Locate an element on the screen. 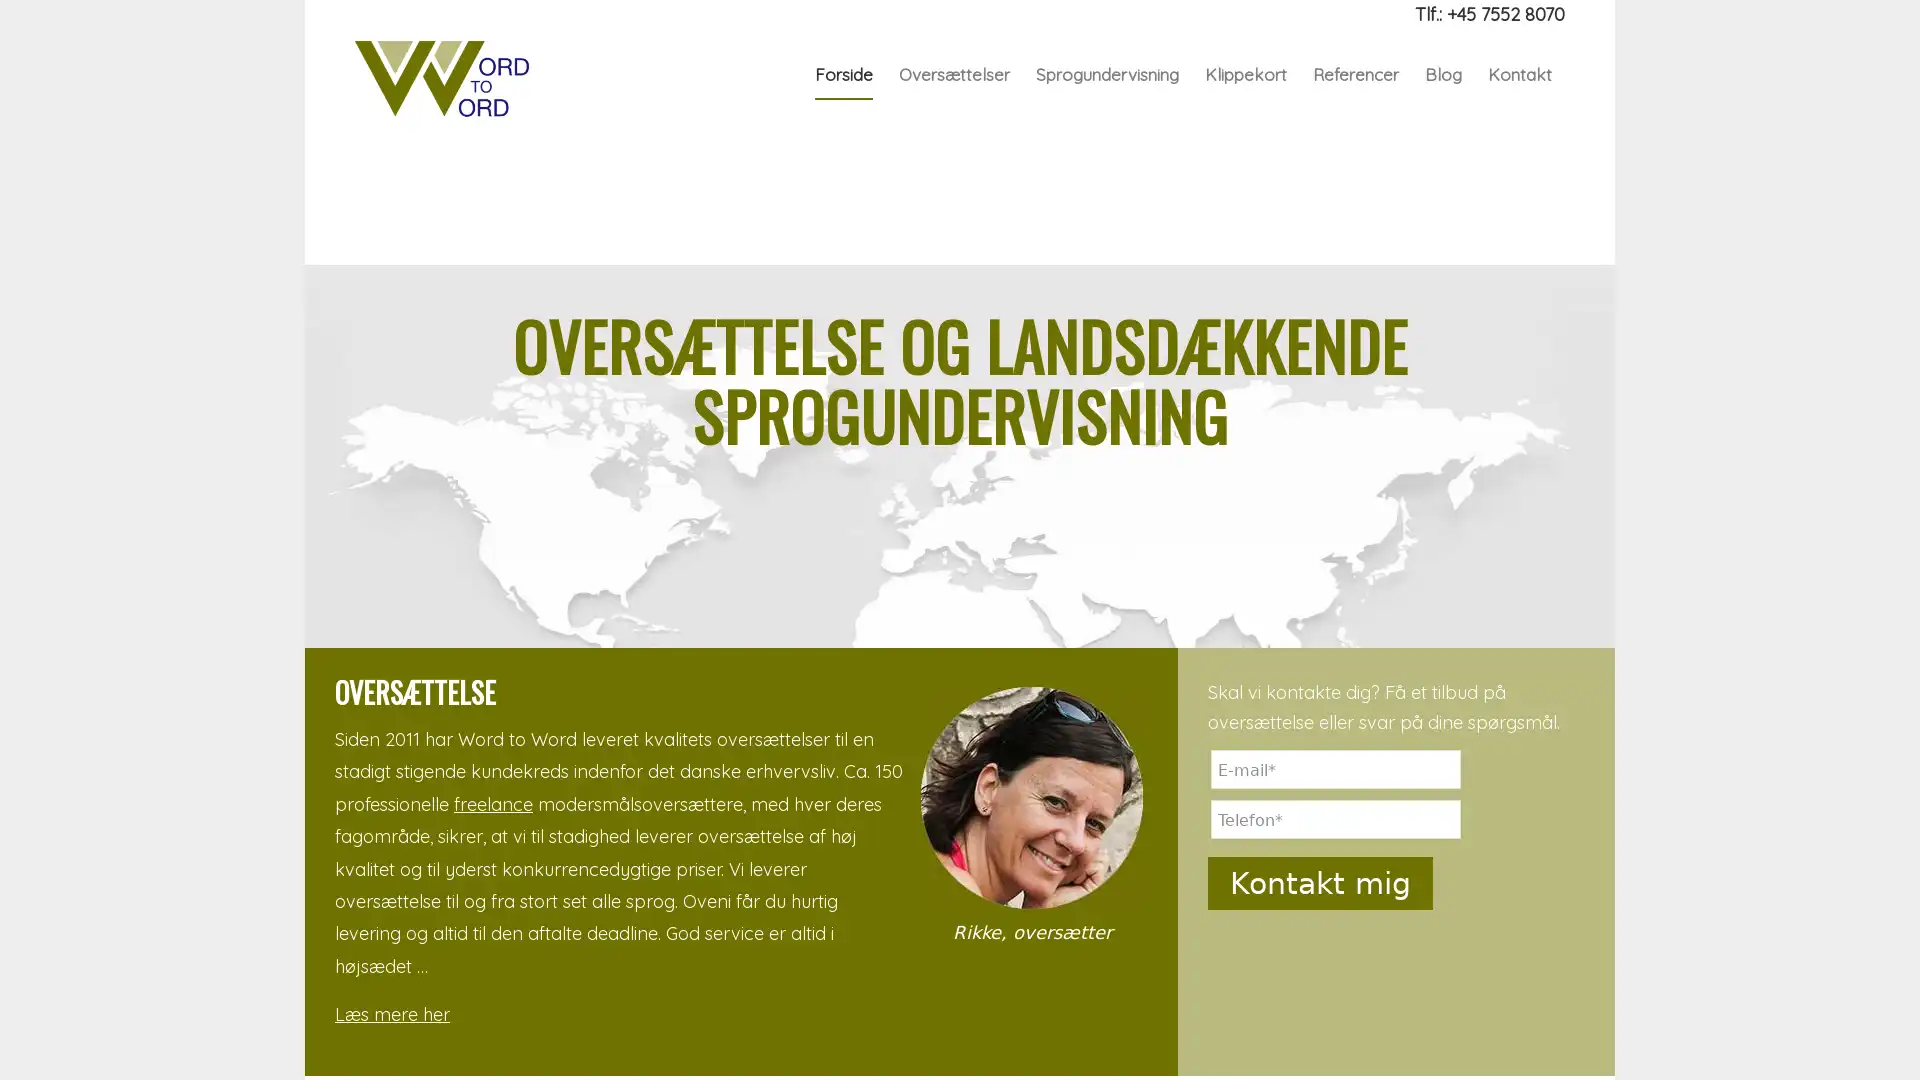 This screenshot has height=1080, width=1920. Kontakt mig is located at coordinates (1320, 882).